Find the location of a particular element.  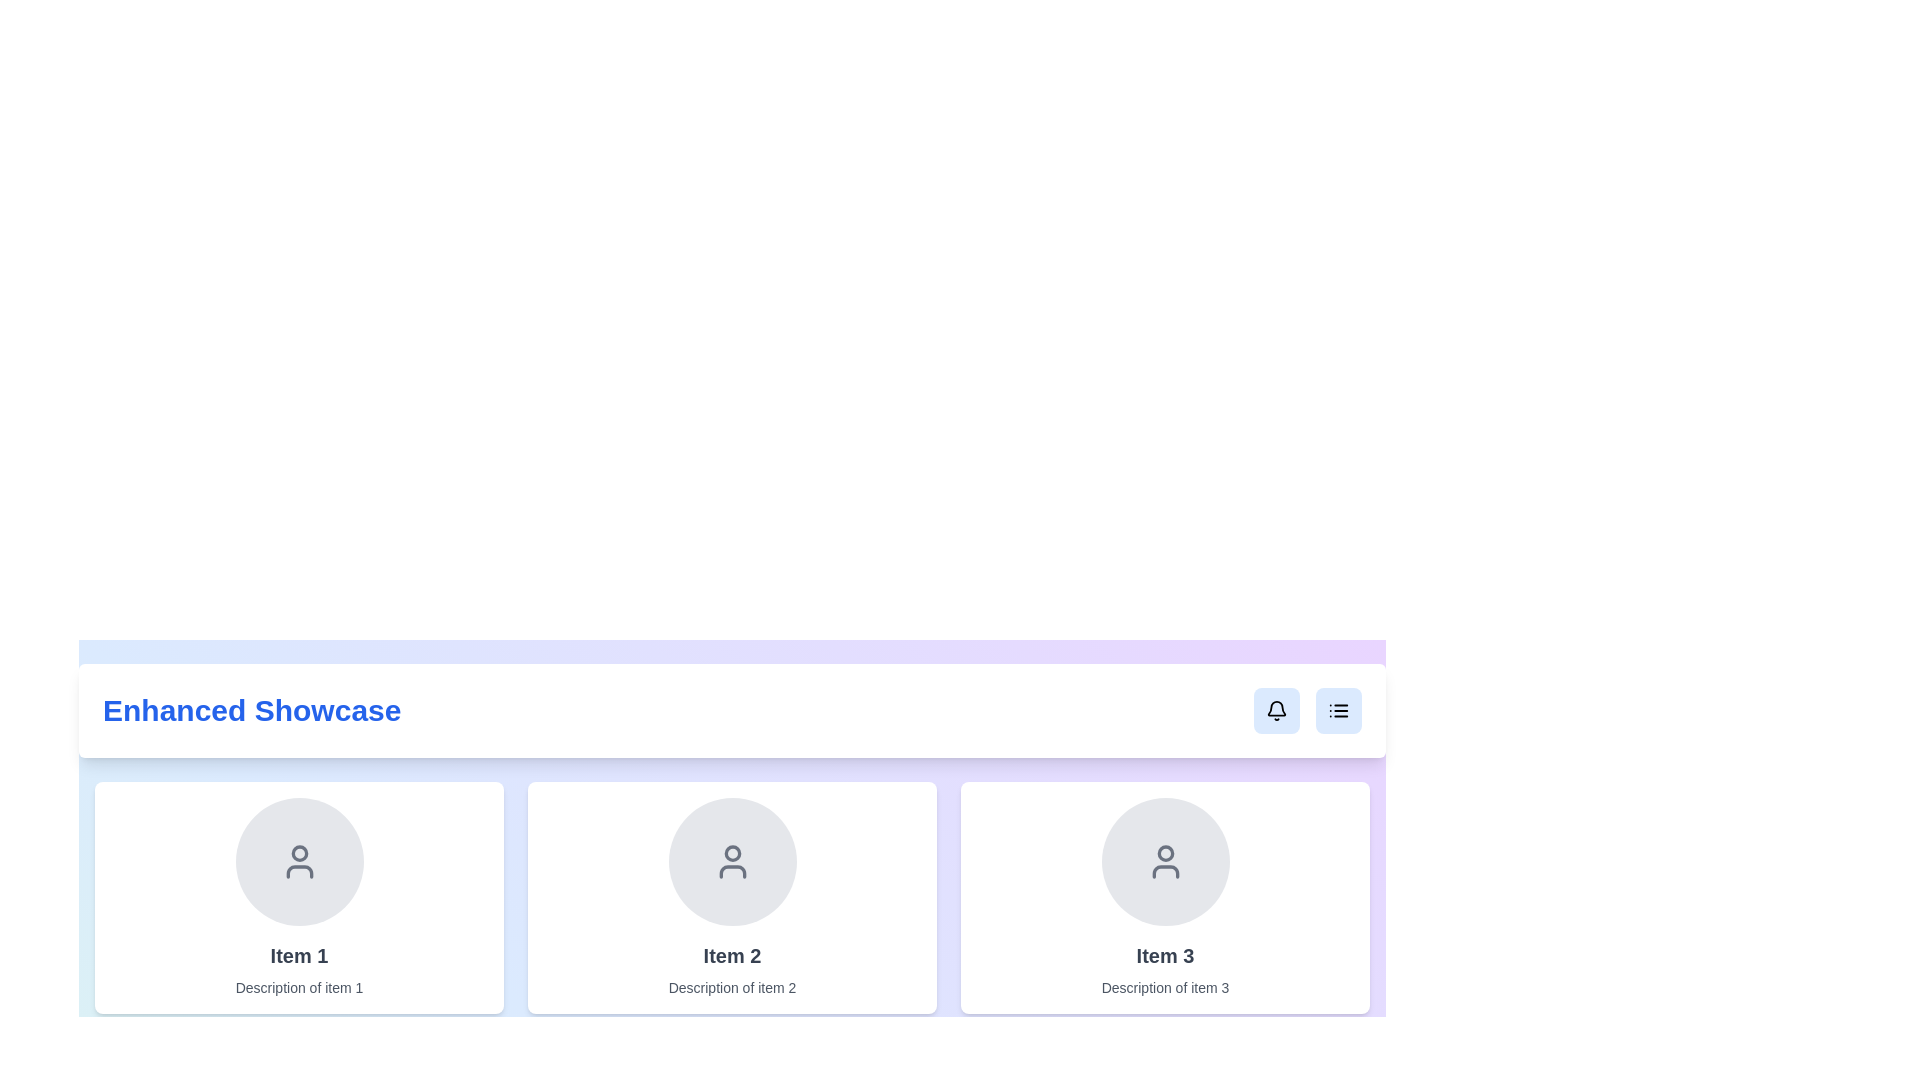

the lower part of a user icon, specifically the base of a stylized figure represented in a monochromatic SVG graphic above the 'Item 3' card is located at coordinates (1165, 870).